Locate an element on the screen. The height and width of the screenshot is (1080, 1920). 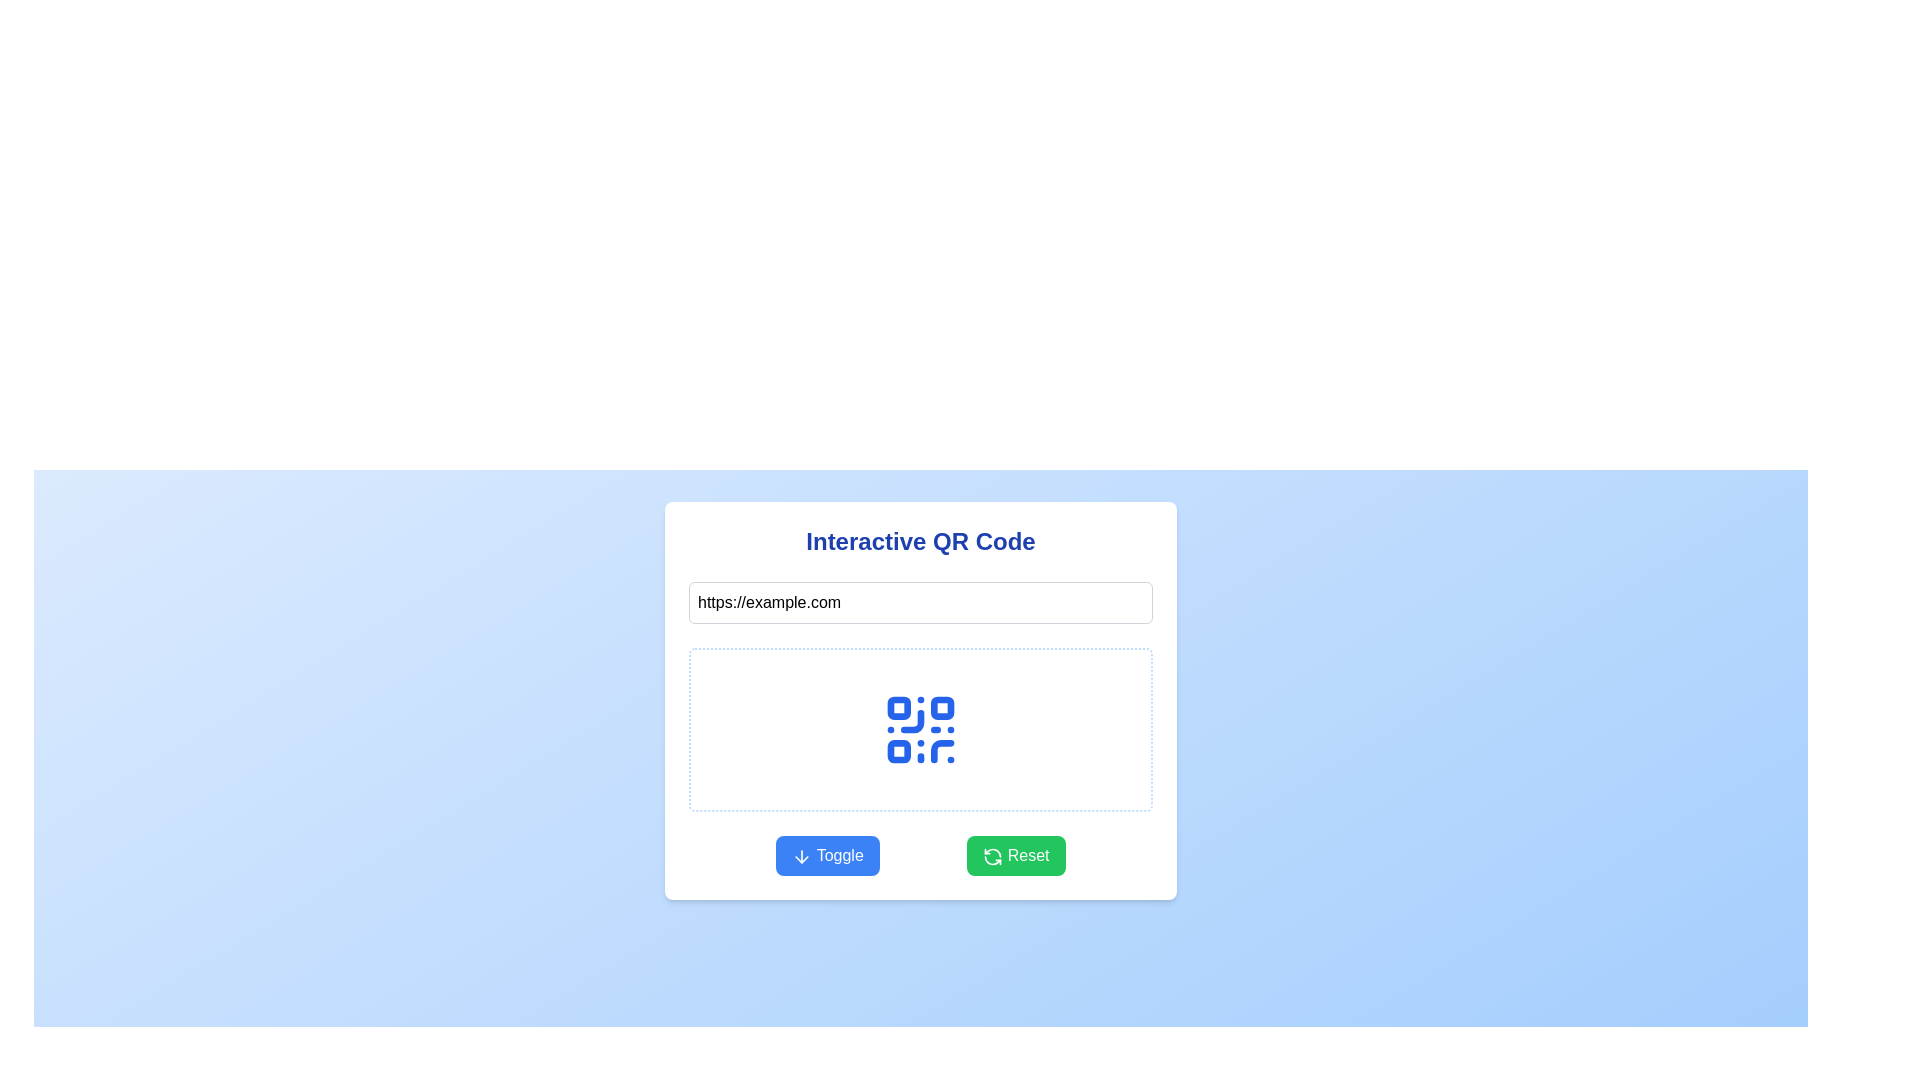
the downward-pointing arrow icon within the 'Toggle' button to initiate the toggle action is located at coordinates (802, 855).